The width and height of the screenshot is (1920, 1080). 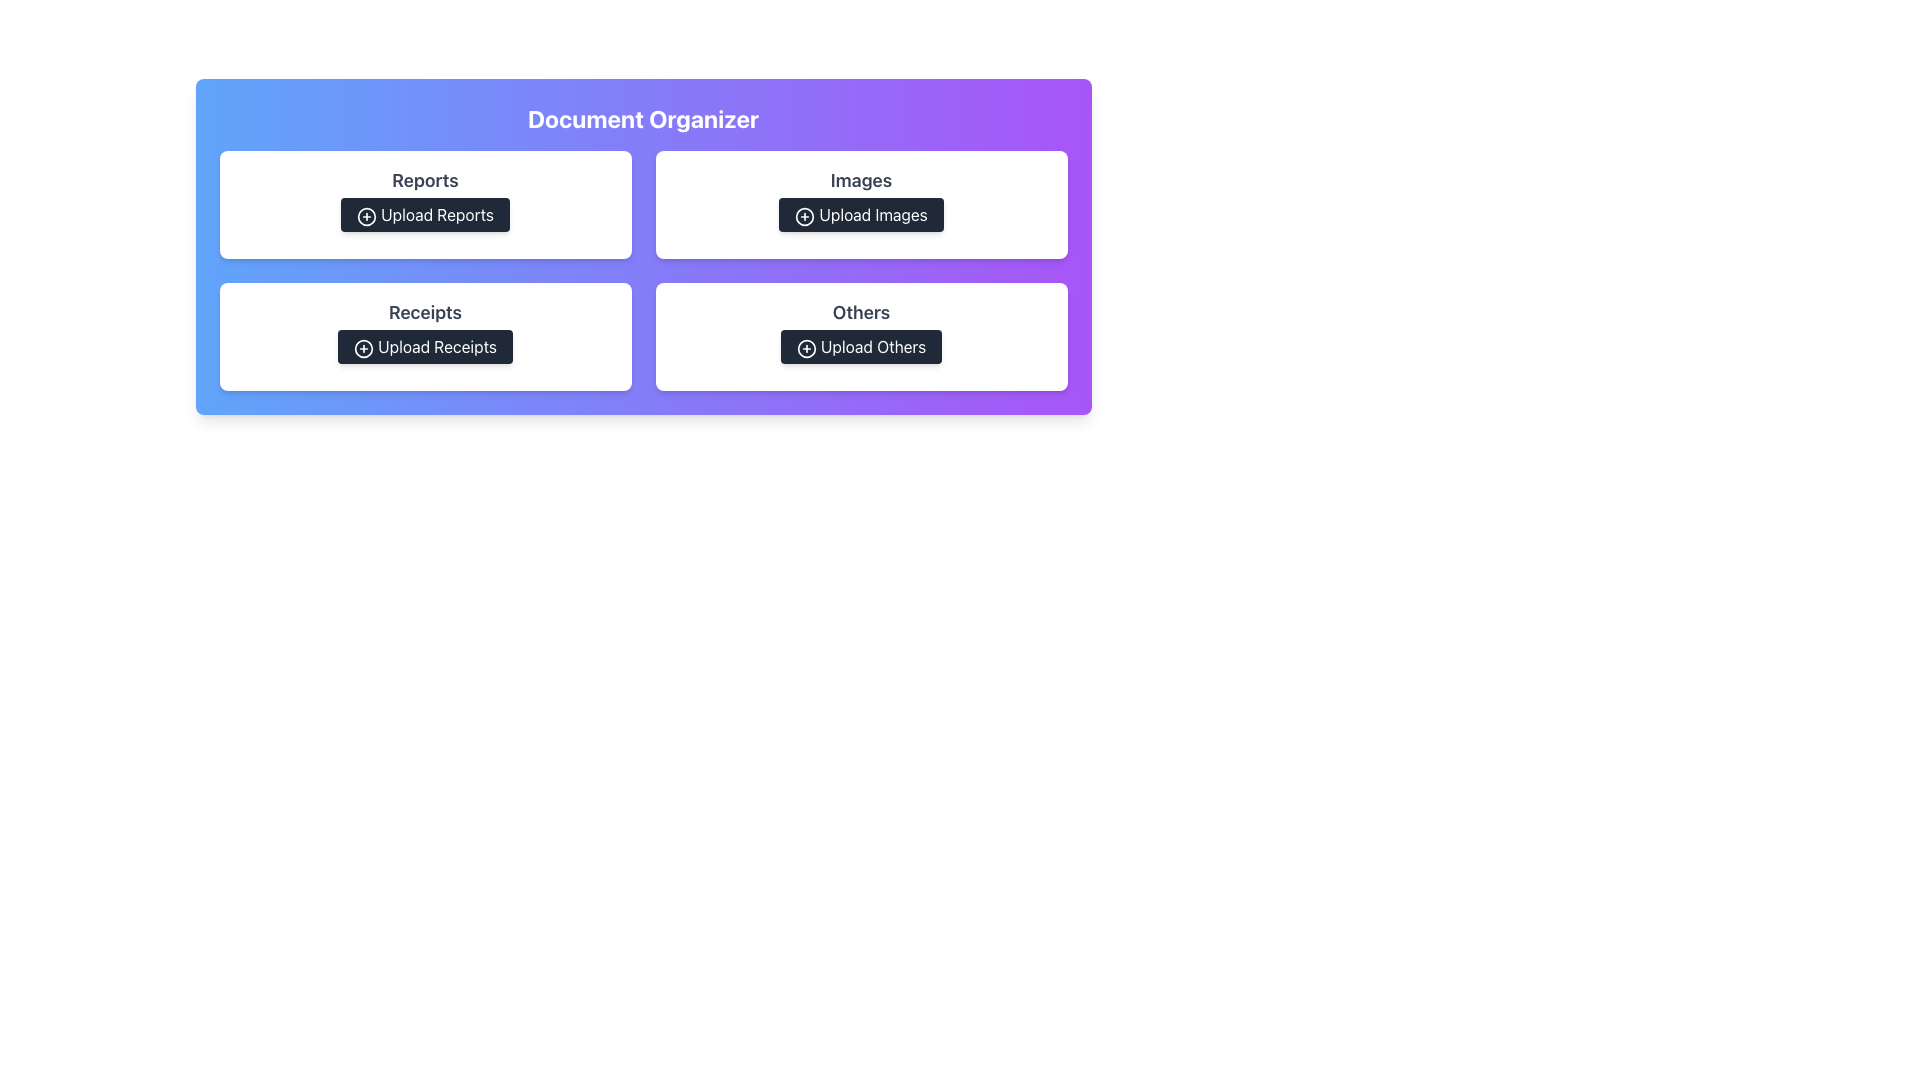 I want to click on text label that displays 'Others' in bold and large font, located on a white card above the 'Upload Others' button, so click(x=861, y=312).